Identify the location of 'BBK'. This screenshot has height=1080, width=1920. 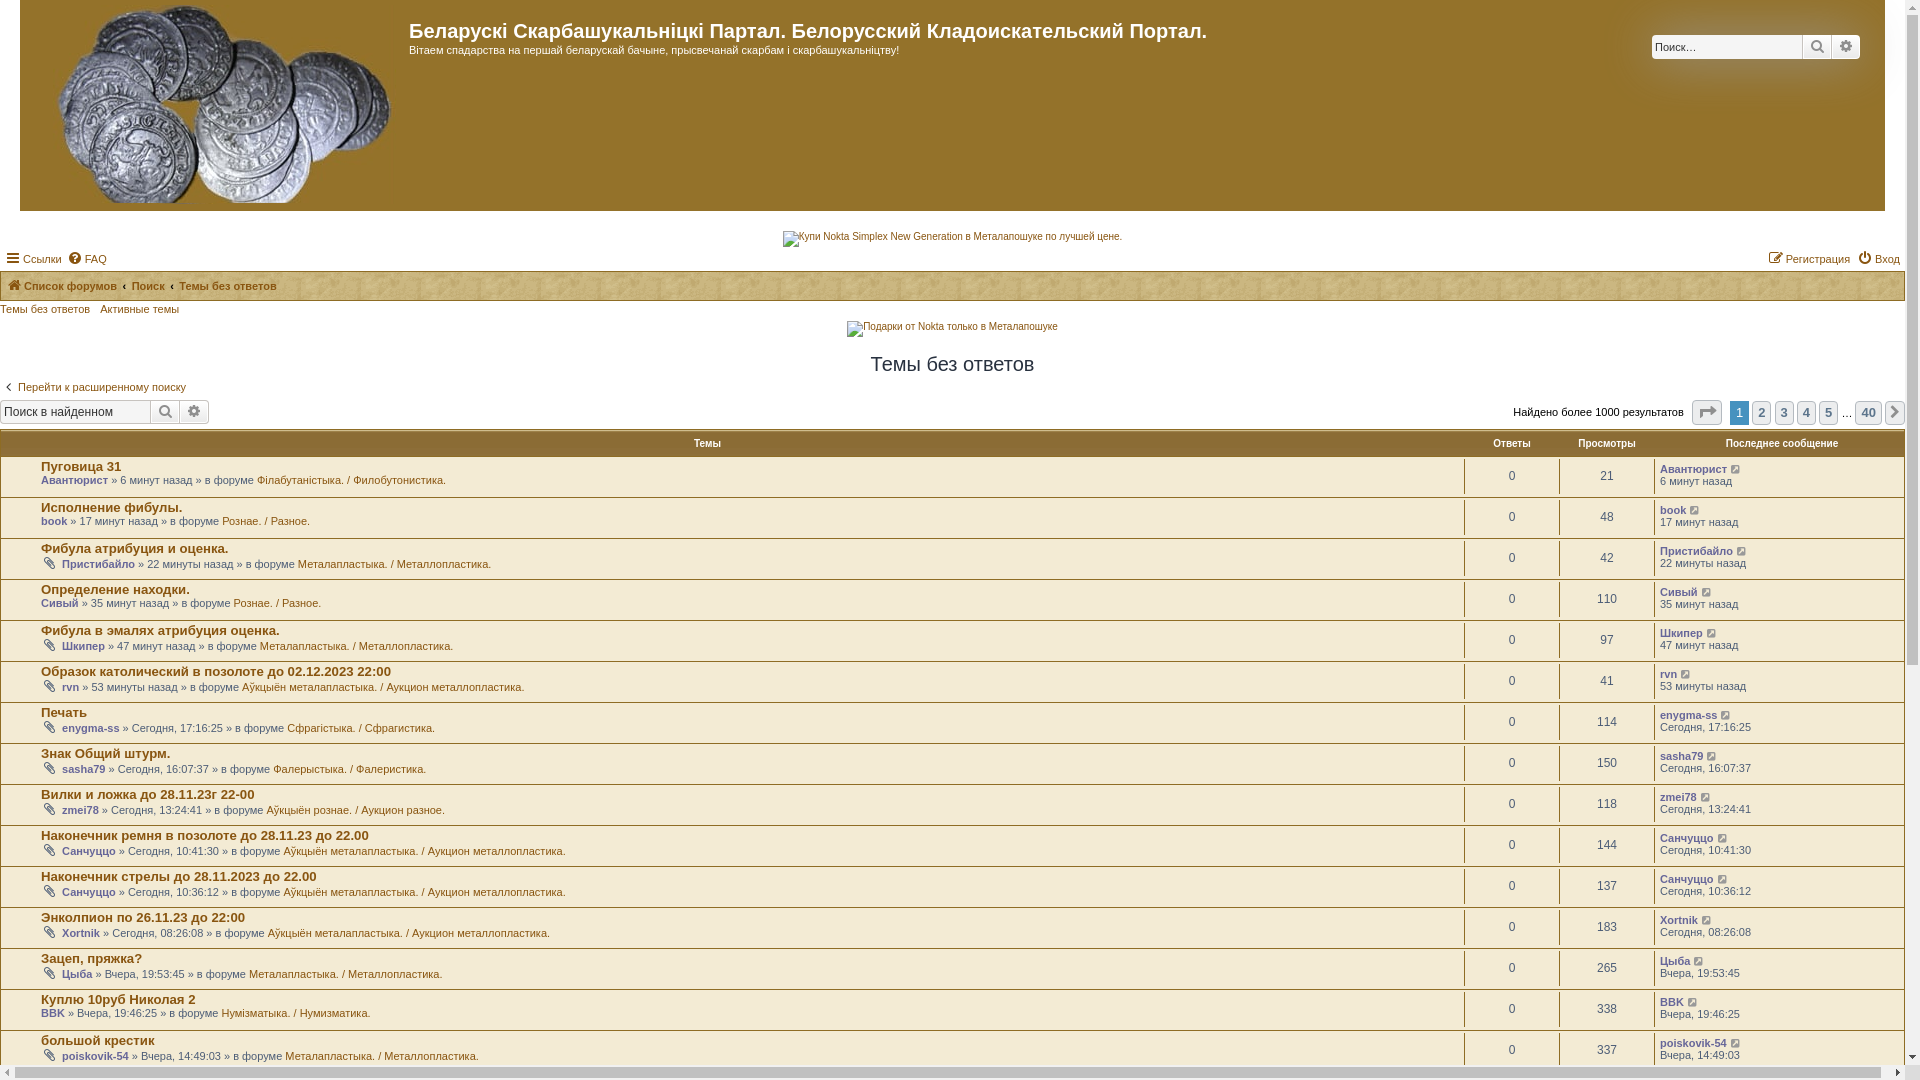
(52, 1013).